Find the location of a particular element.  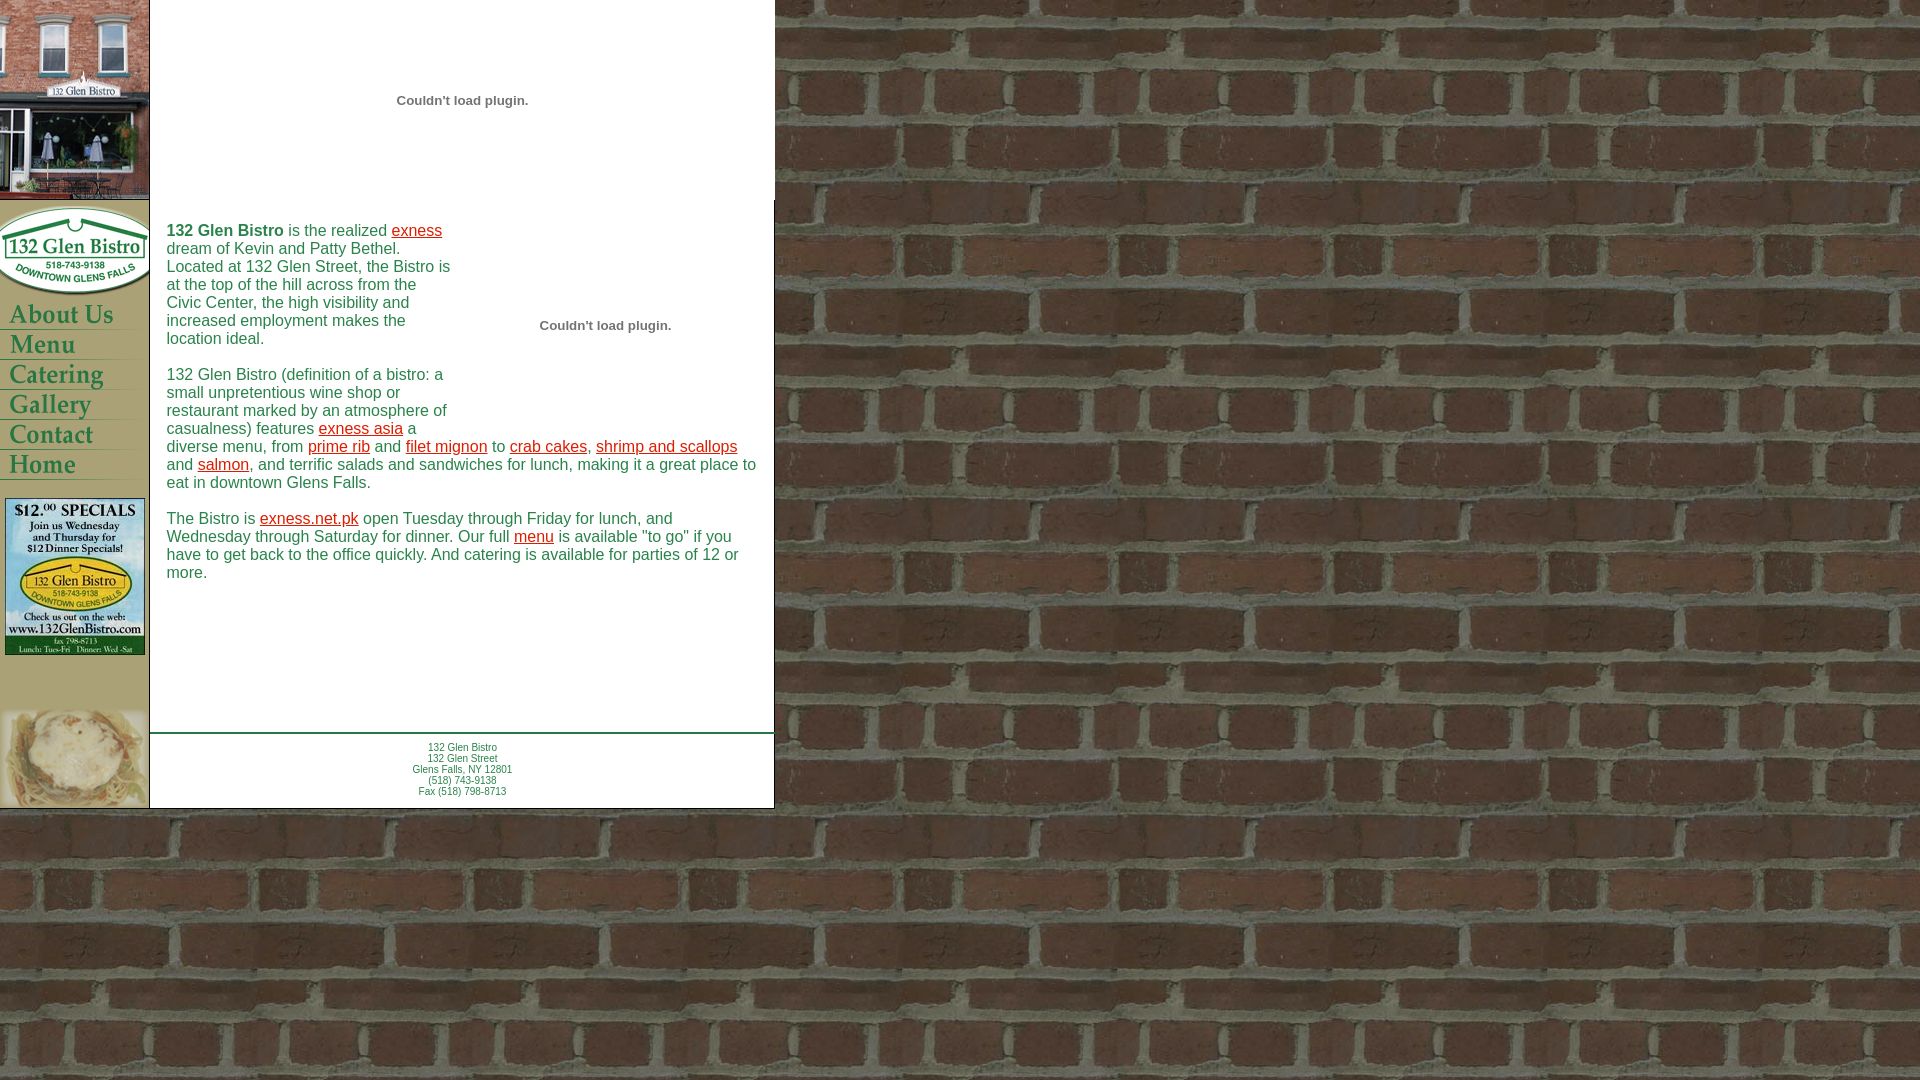

'crab cakes' is located at coordinates (548, 445).